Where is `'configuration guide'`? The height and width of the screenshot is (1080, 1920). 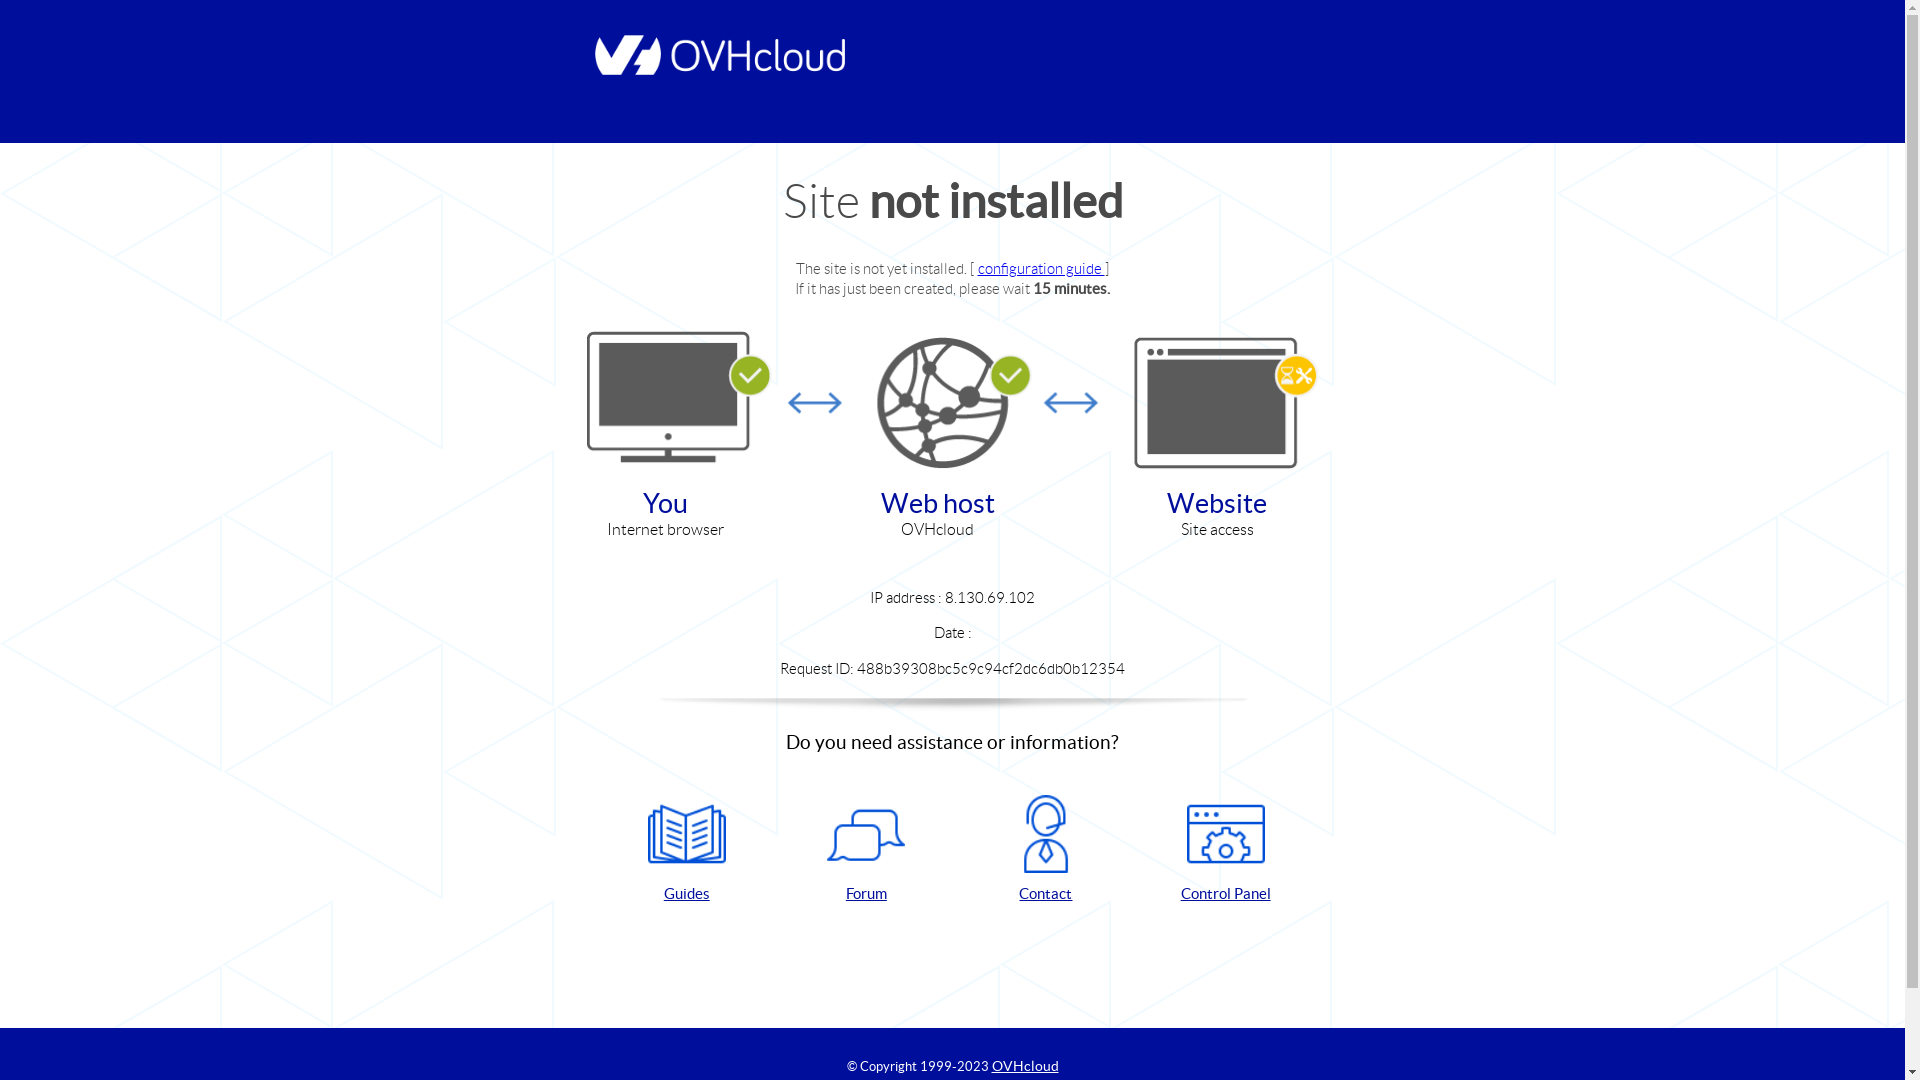 'configuration guide' is located at coordinates (1040, 267).